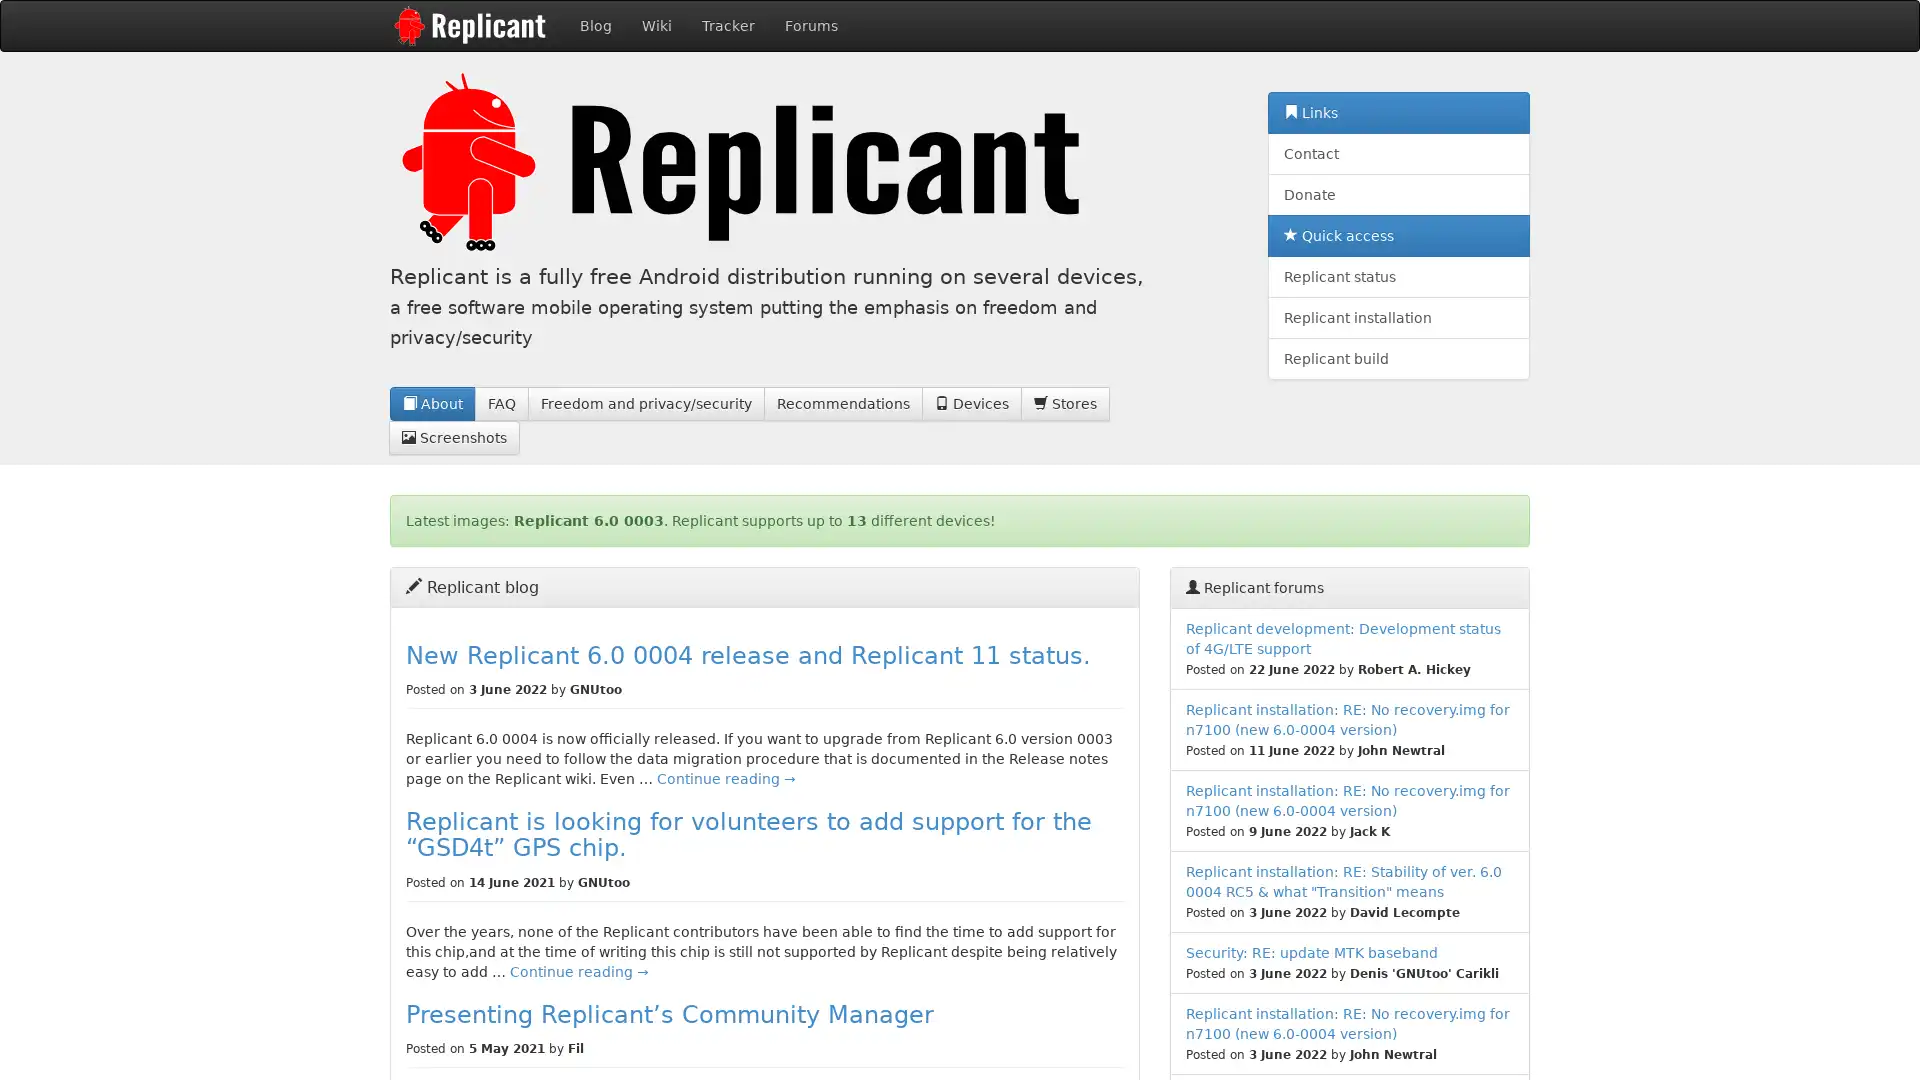 The height and width of the screenshot is (1080, 1920). Describe the element at coordinates (843, 404) in the screenshot. I see `Recommendations` at that location.